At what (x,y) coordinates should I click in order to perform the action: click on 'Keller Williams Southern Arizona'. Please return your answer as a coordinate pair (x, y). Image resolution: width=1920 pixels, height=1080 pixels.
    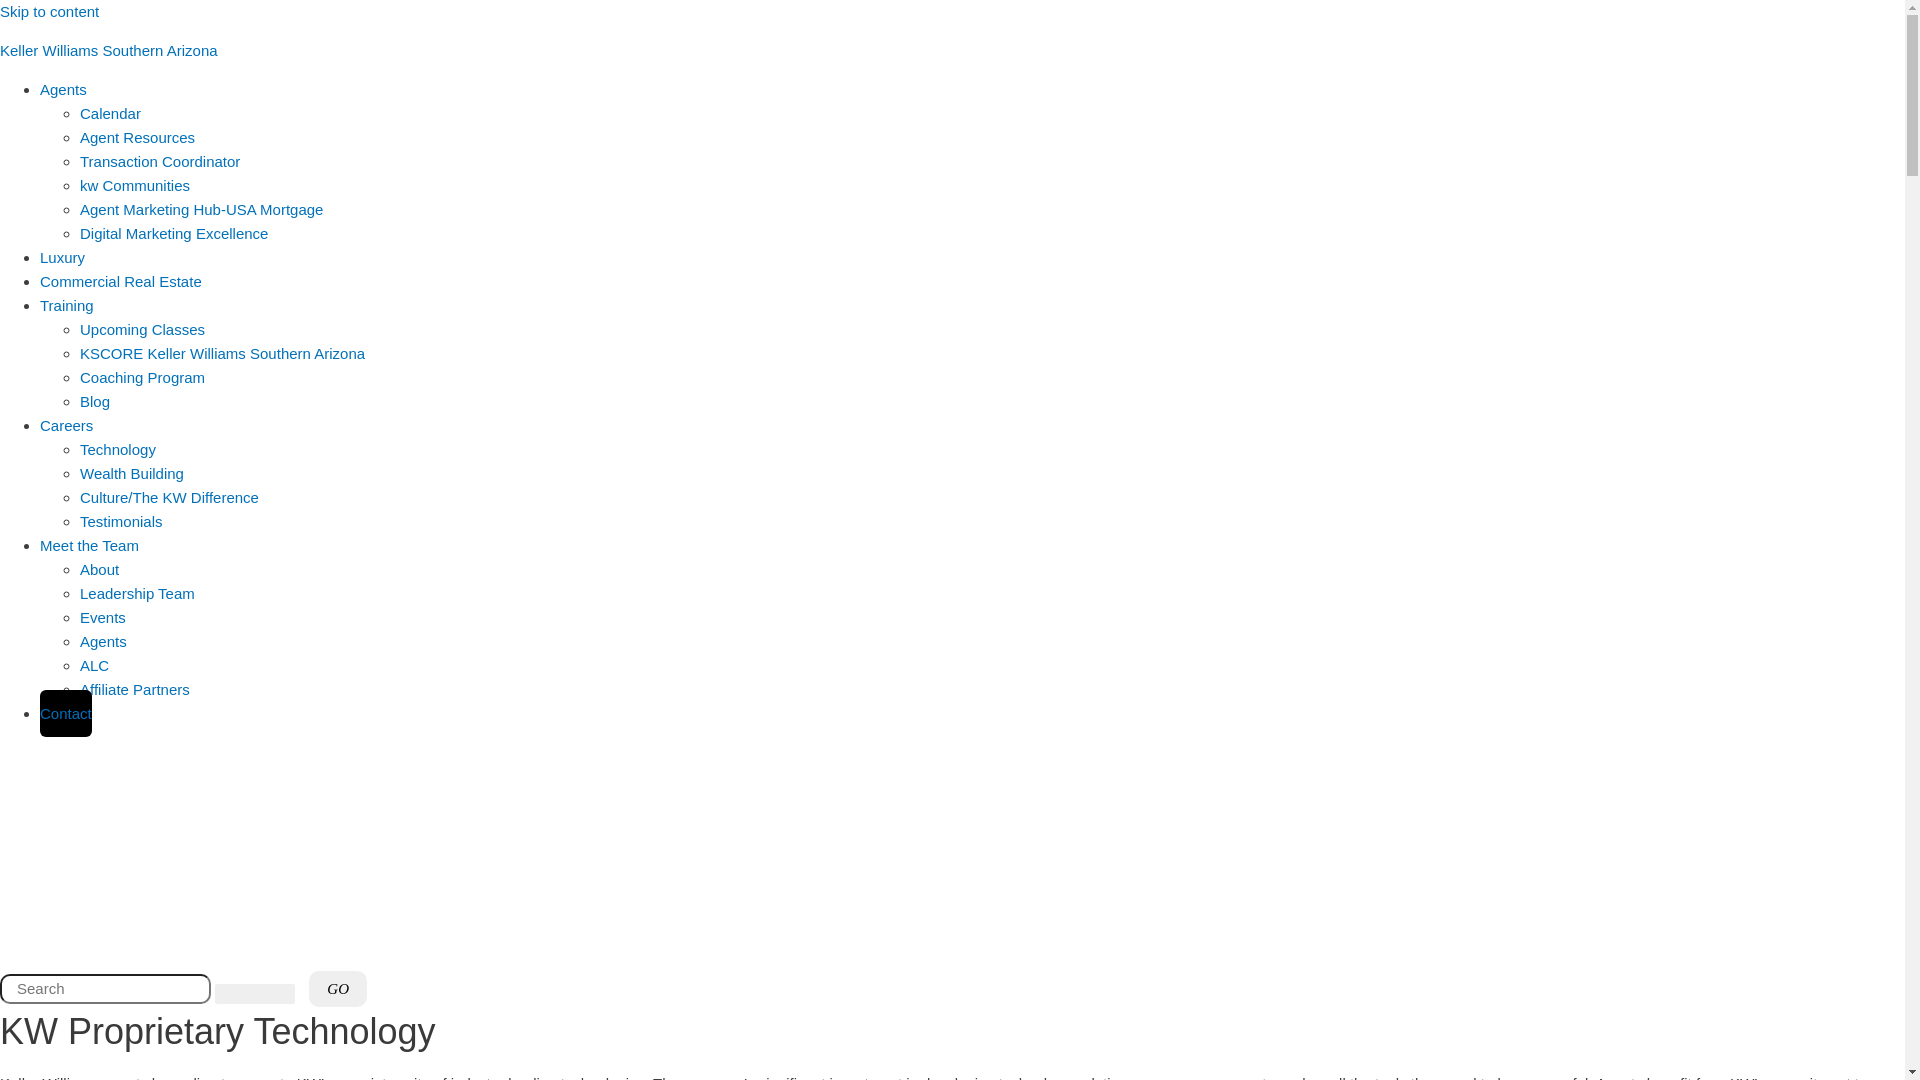
    Looking at the image, I should click on (108, 49).